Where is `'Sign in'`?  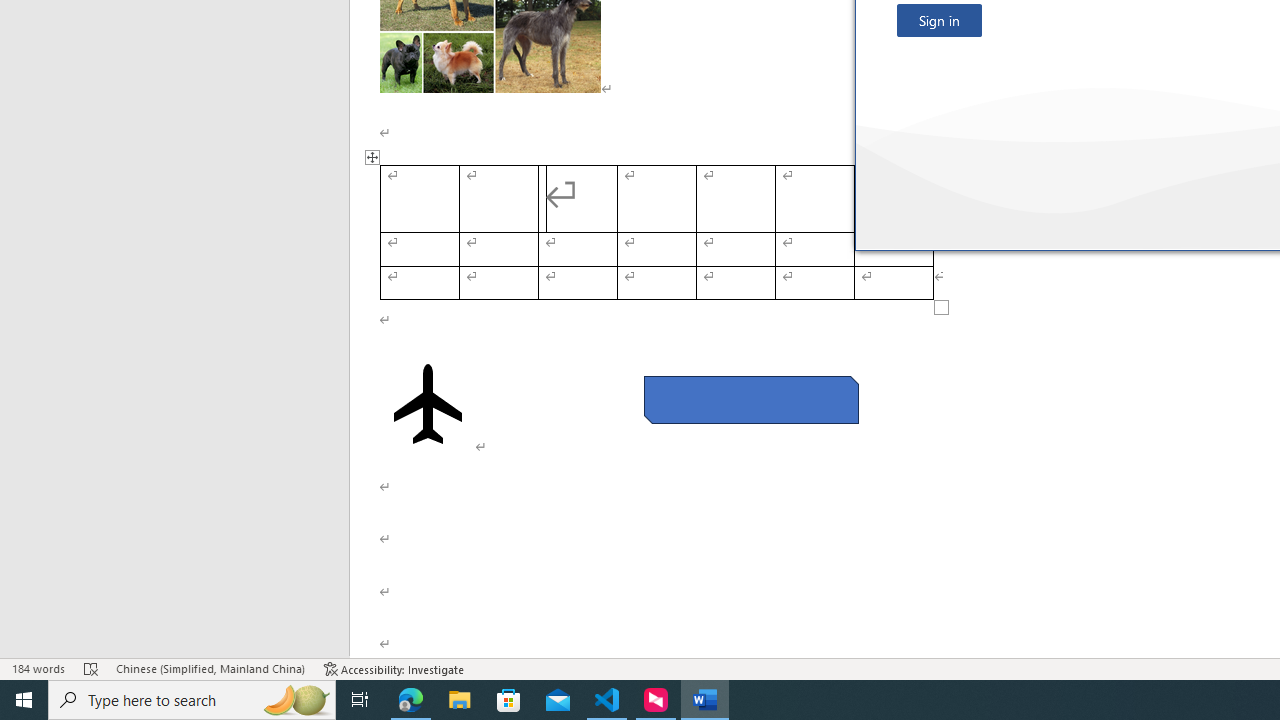 'Sign in' is located at coordinates (938, 20).